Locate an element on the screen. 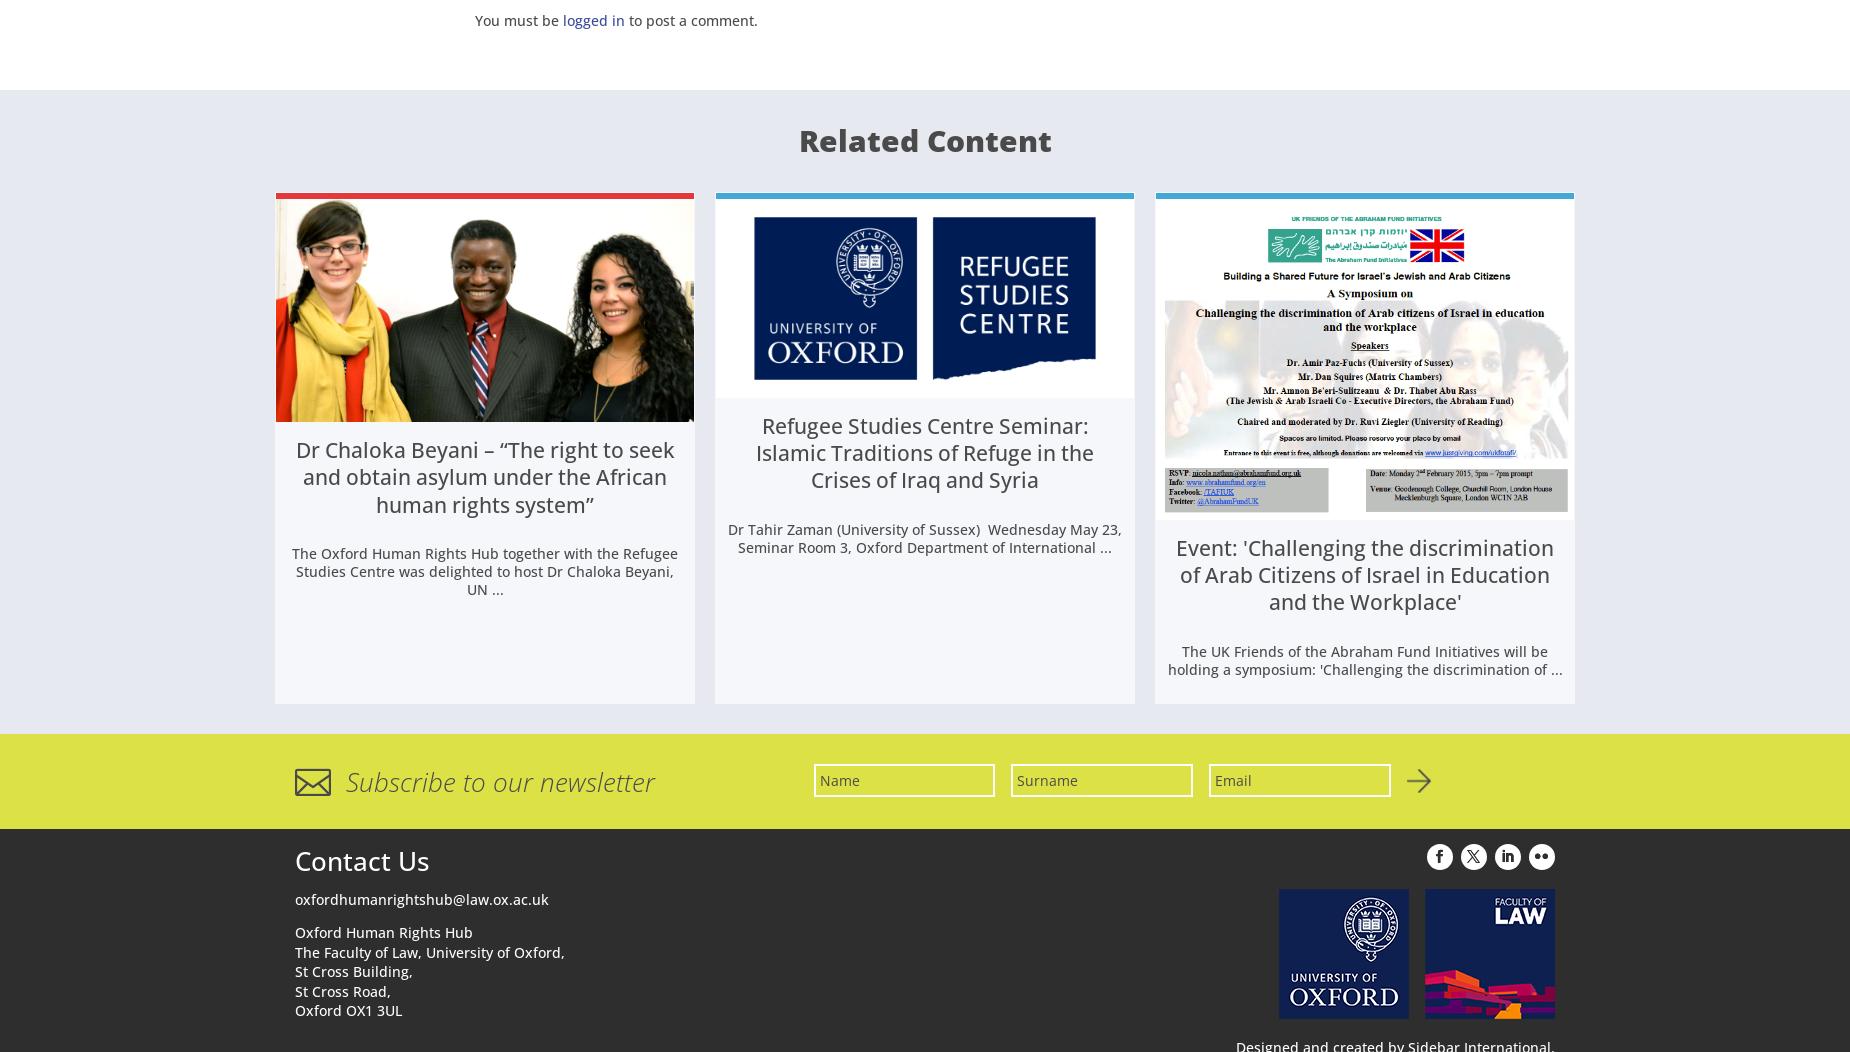 The height and width of the screenshot is (1052, 1850). 'oxfordhumanrightshub@law.ox.ac.uk' is located at coordinates (420, 901).